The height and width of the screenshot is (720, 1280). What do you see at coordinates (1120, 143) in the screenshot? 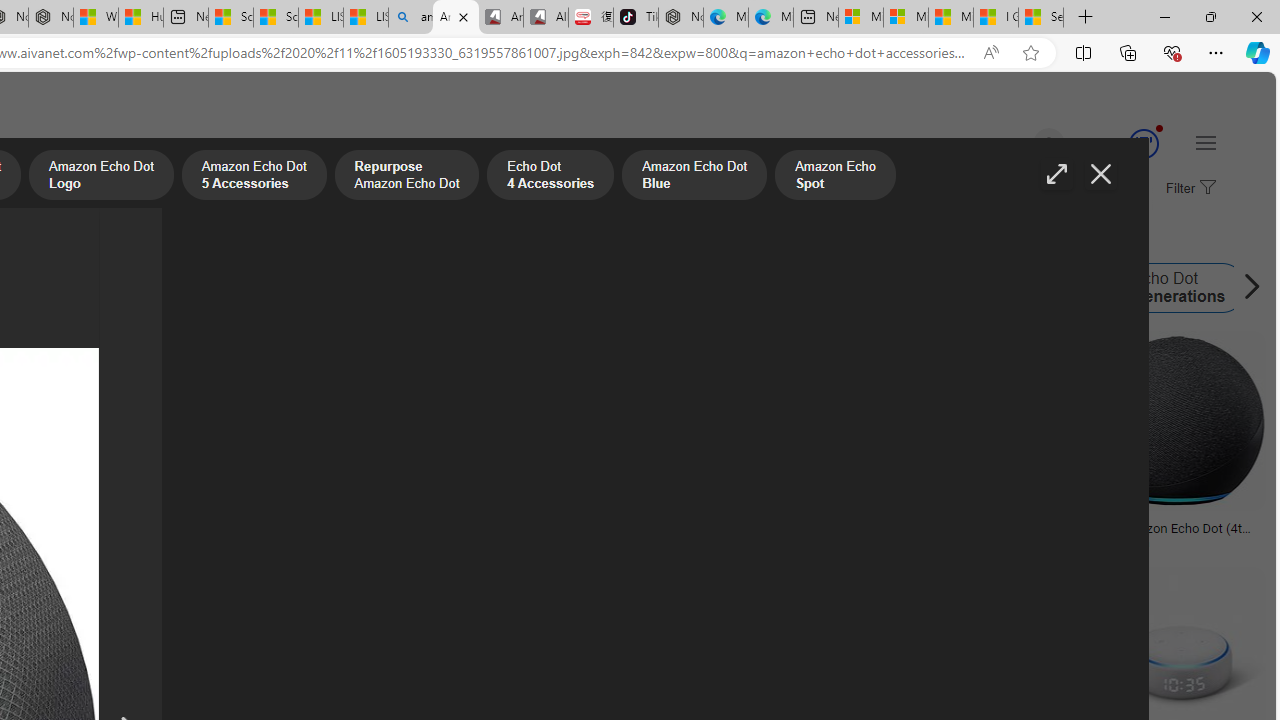
I see `'Microsoft Rewards 147'` at bounding box center [1120, 143].